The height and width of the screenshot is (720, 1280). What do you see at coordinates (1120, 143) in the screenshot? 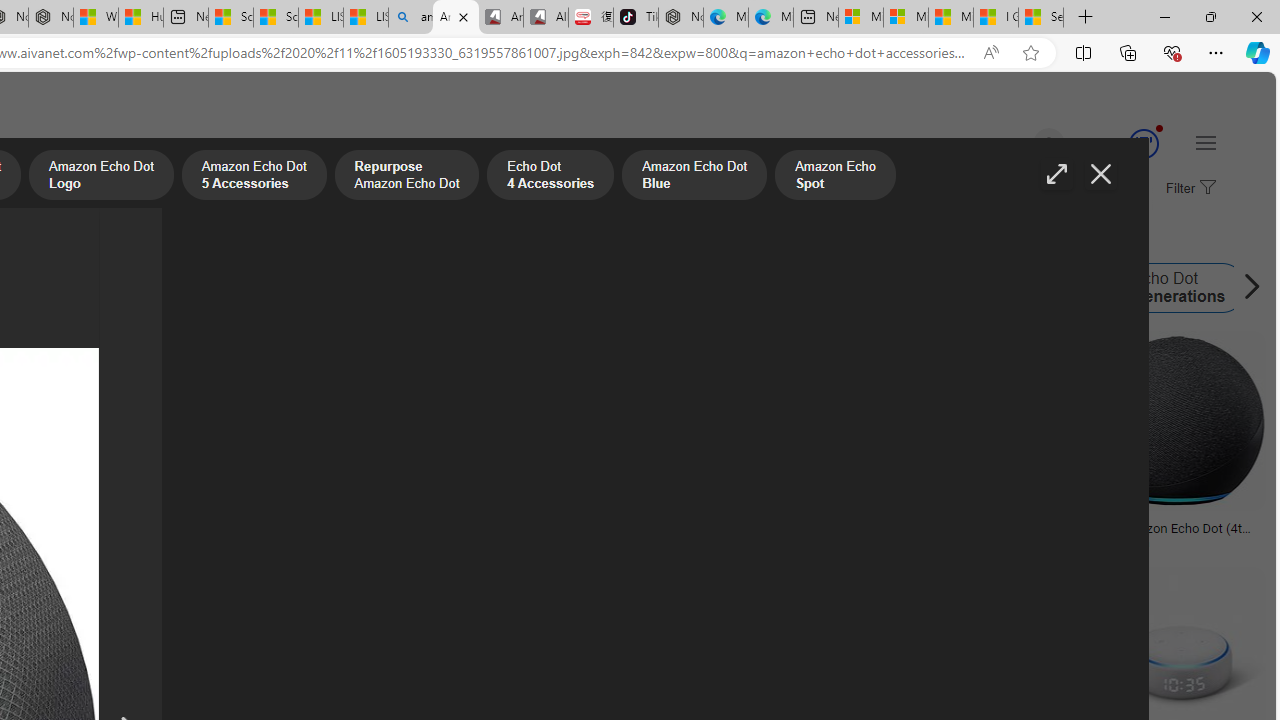
I see `'Microsoft Rewards 147'` at bounding box center [1120, 143].